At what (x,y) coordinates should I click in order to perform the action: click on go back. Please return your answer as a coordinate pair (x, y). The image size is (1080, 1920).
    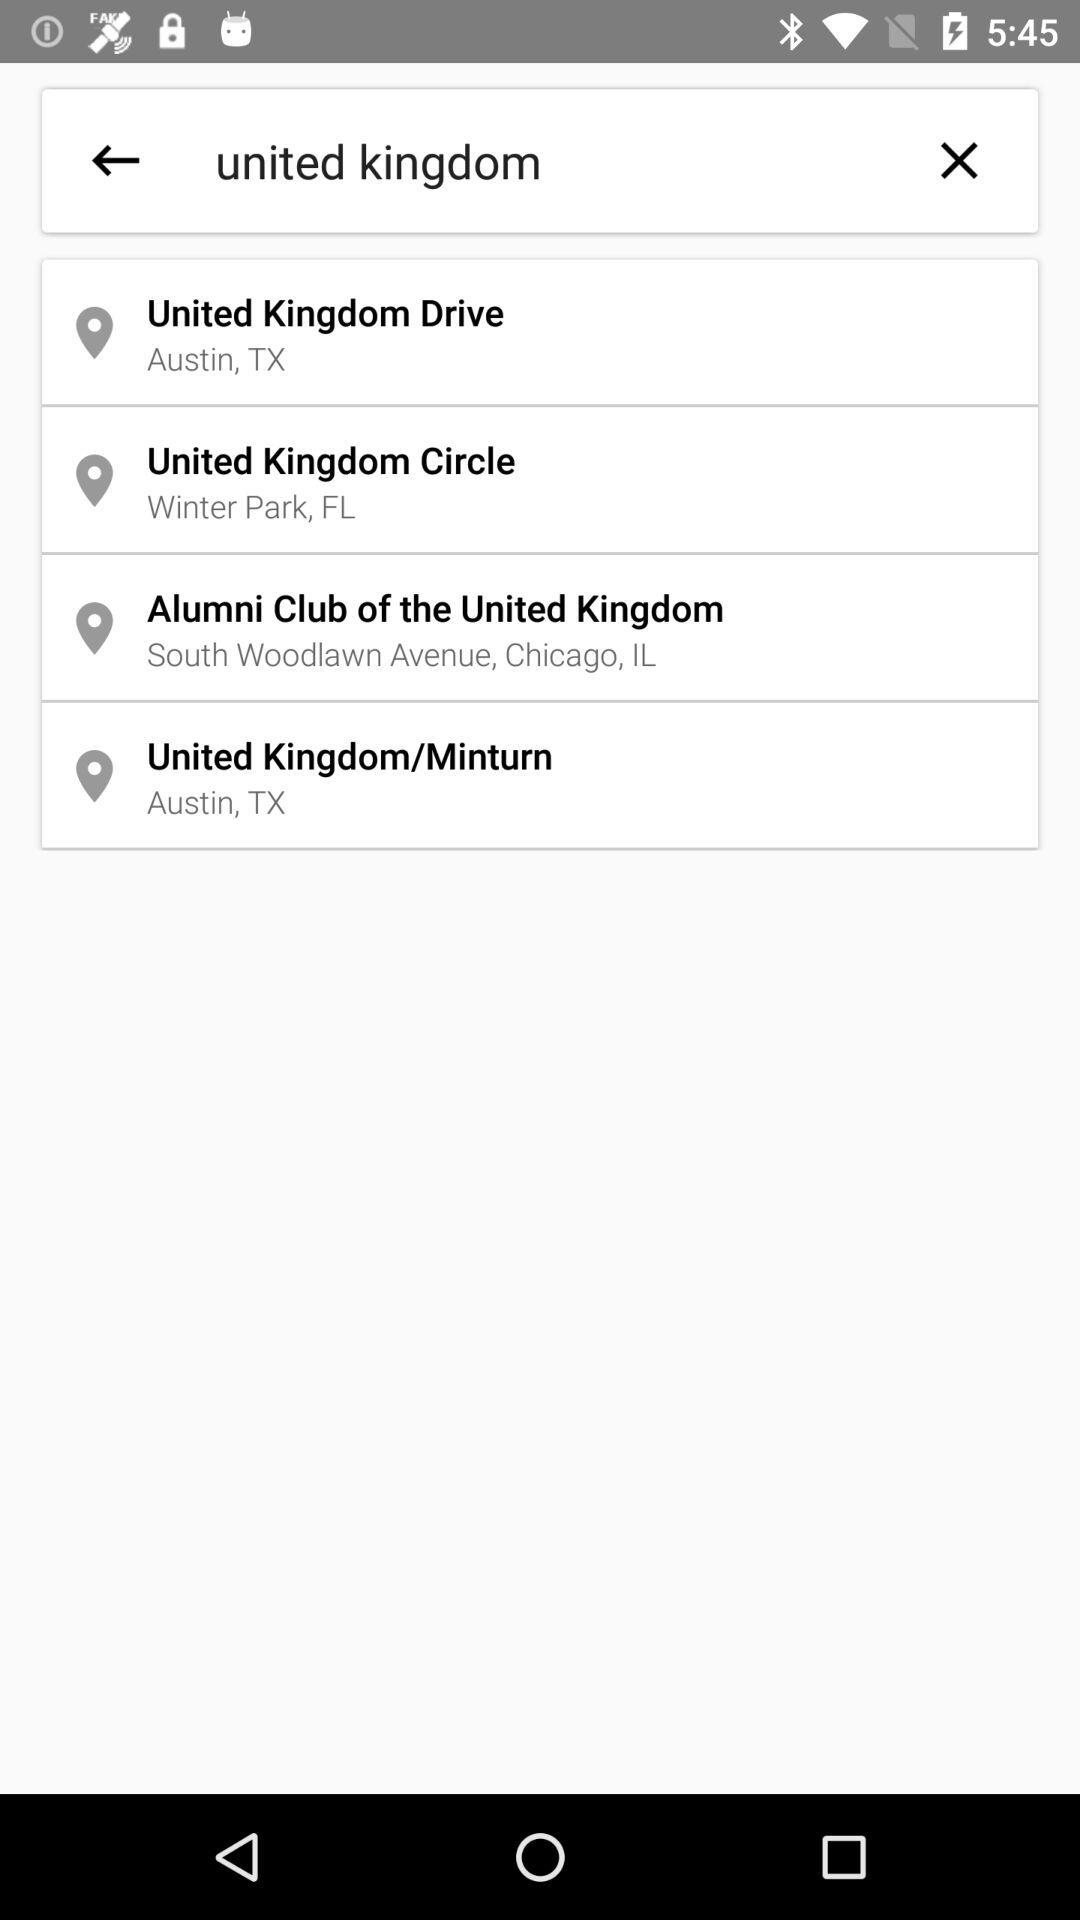
    Looking at the image, I should click on (115, 160).